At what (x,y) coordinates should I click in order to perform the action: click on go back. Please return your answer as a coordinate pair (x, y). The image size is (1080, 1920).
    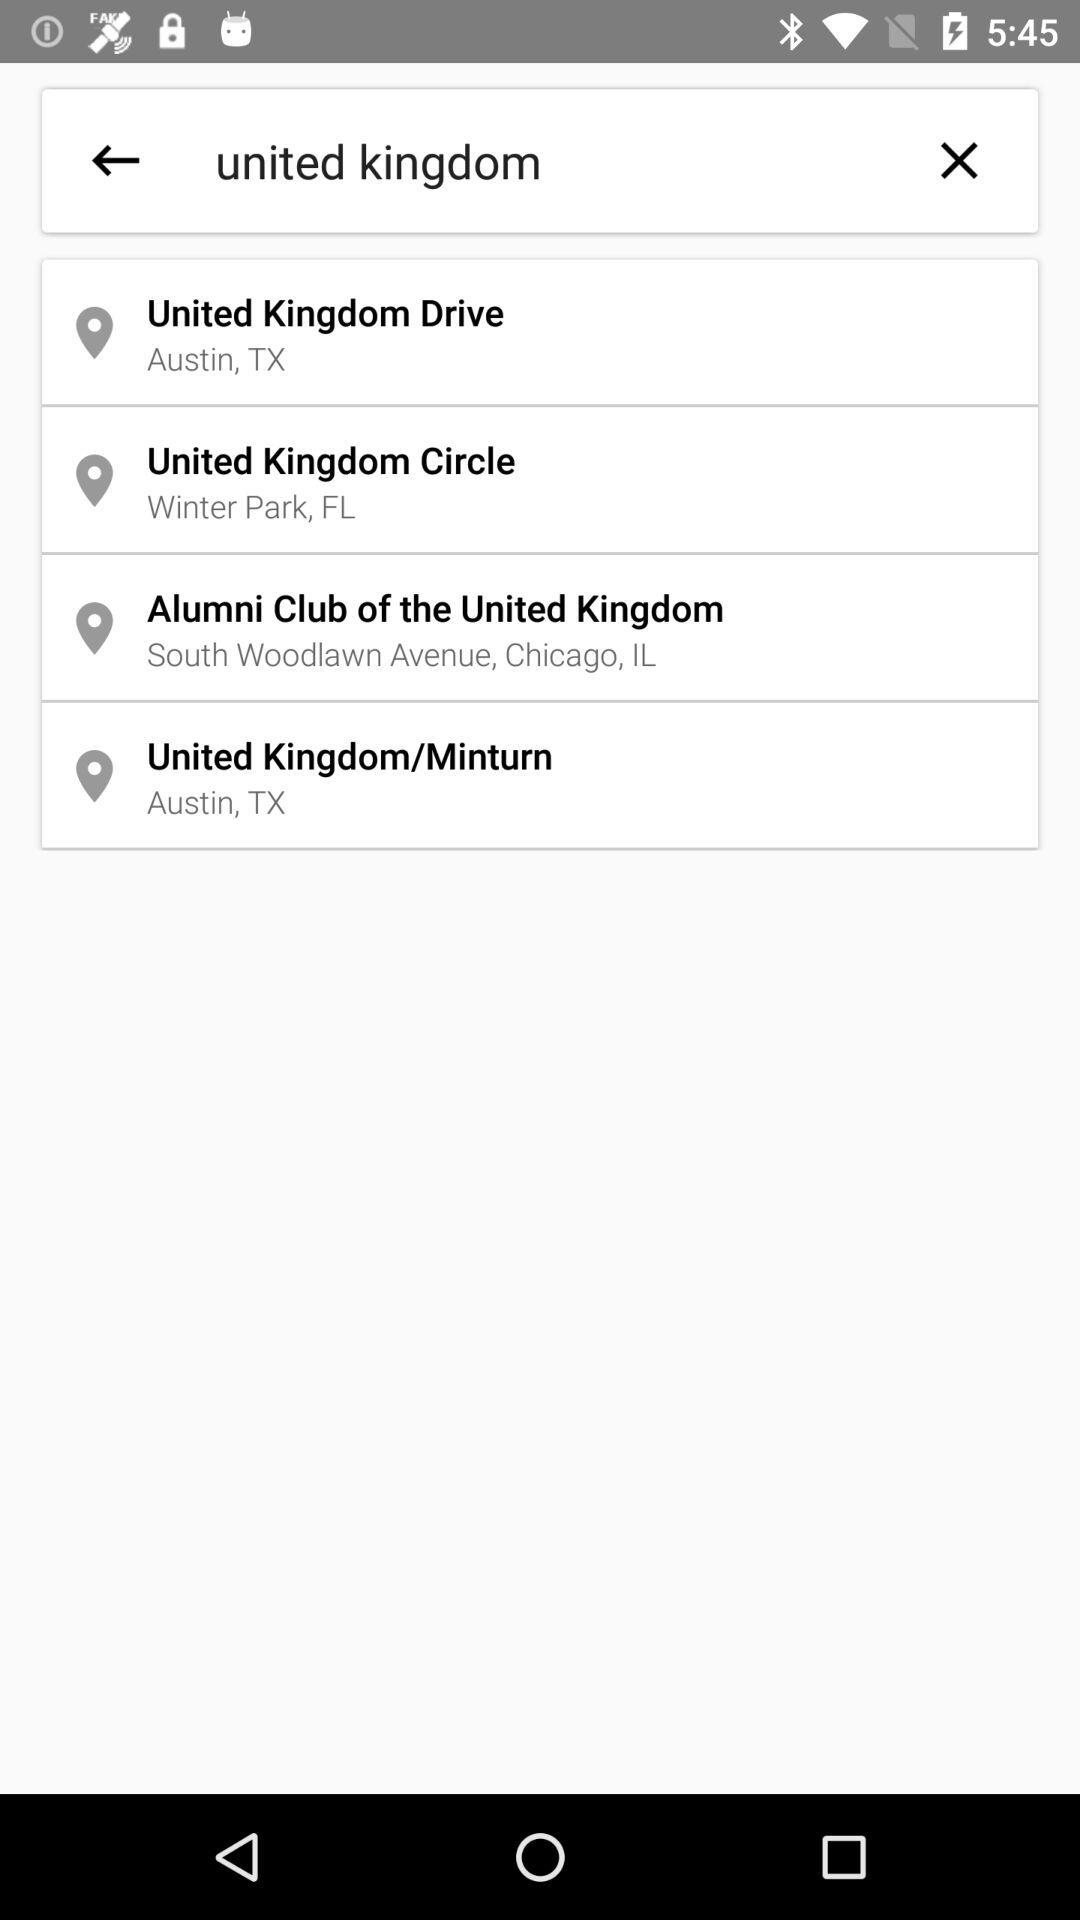
    Looking at the image, I should click on (115, 160).